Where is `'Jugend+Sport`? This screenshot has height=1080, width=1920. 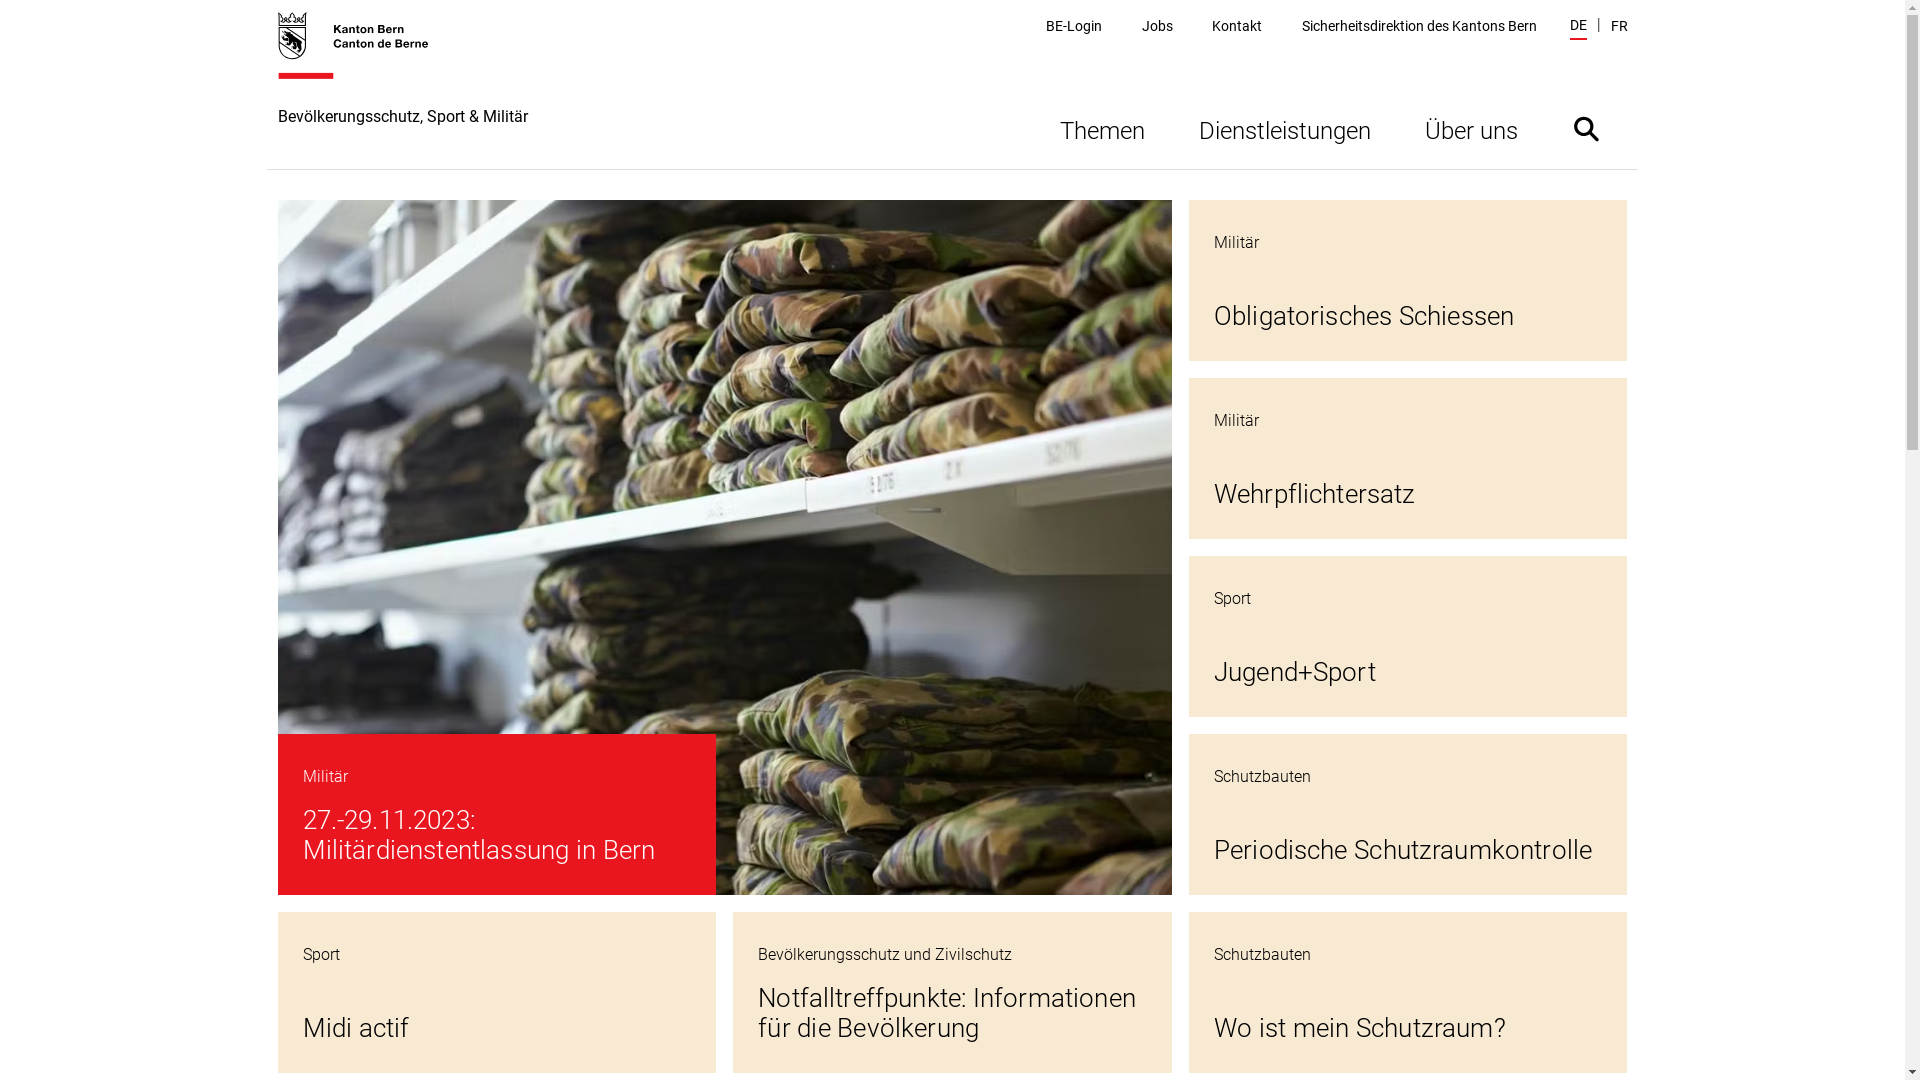 'Jugend+Sport is located at coordinates (1407, 636).